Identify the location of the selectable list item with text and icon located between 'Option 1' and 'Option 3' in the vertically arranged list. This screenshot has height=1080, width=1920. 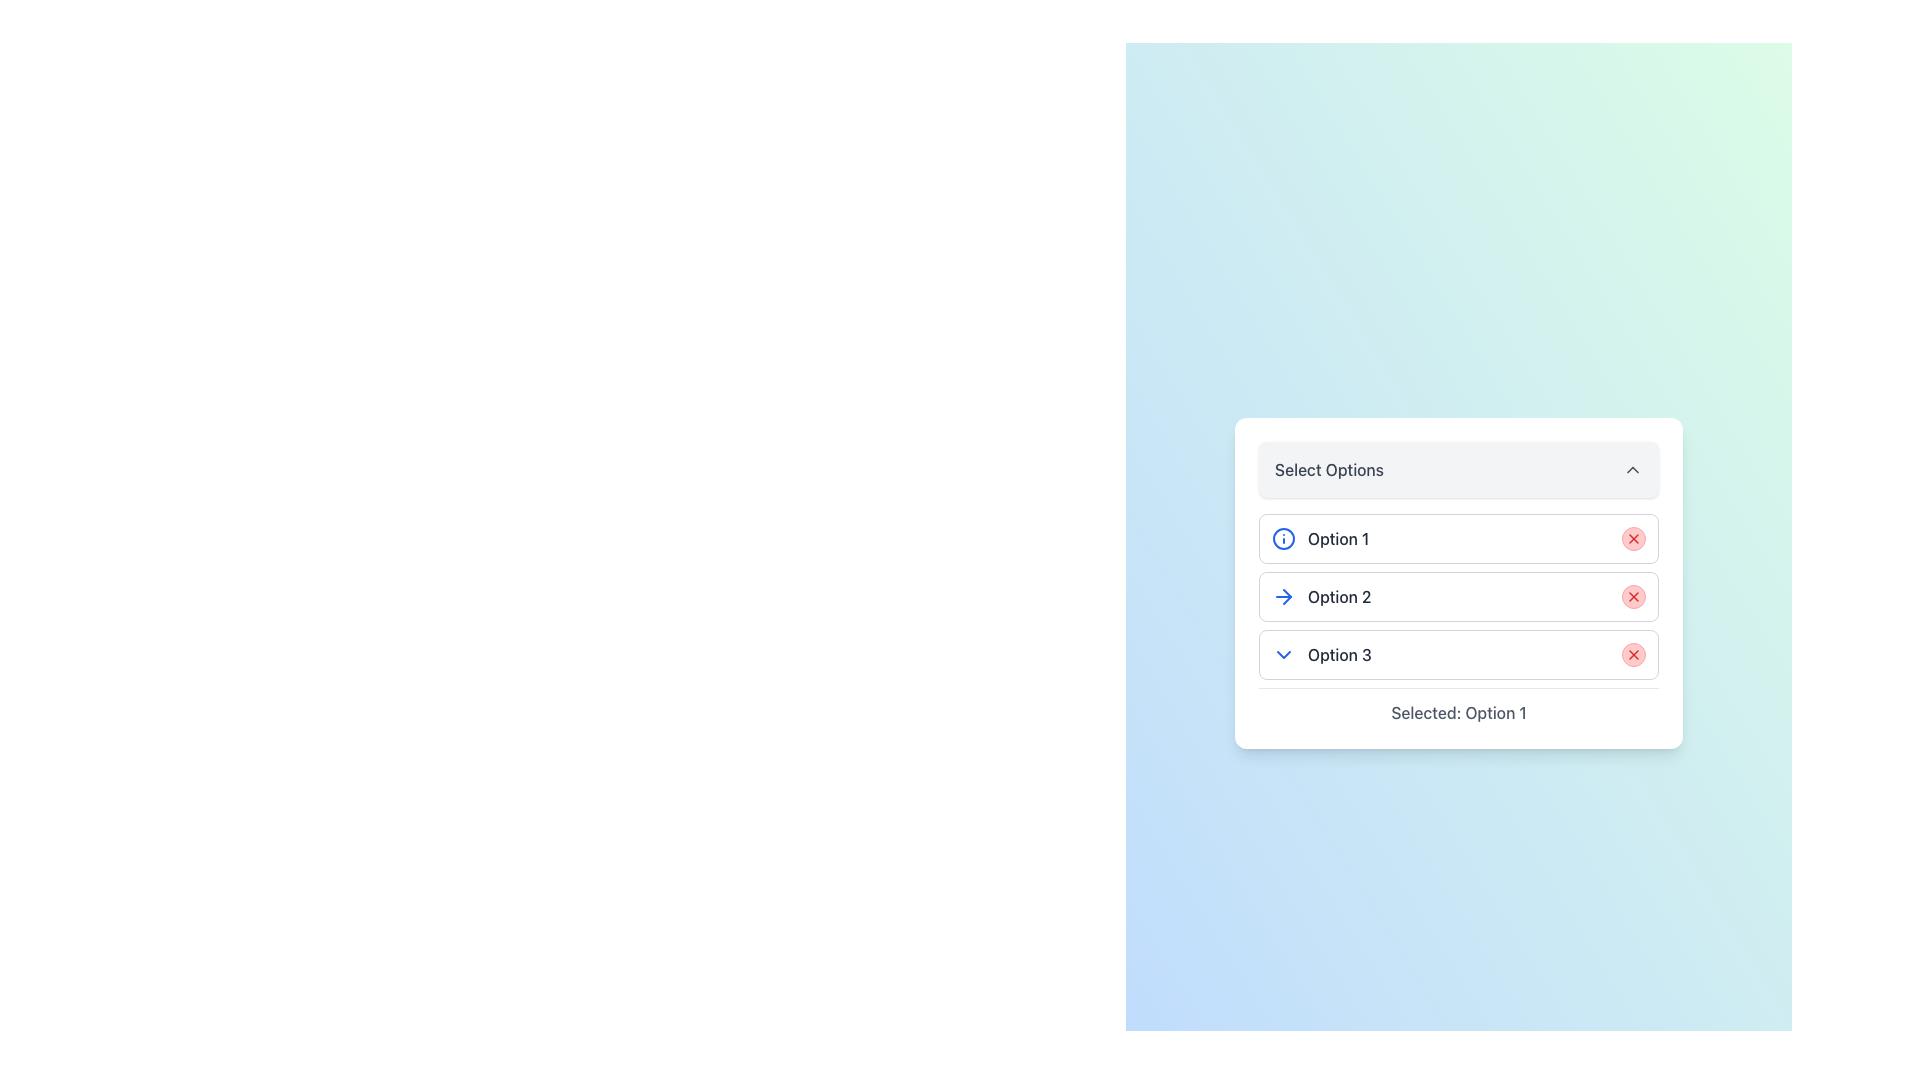
(1321, 595).